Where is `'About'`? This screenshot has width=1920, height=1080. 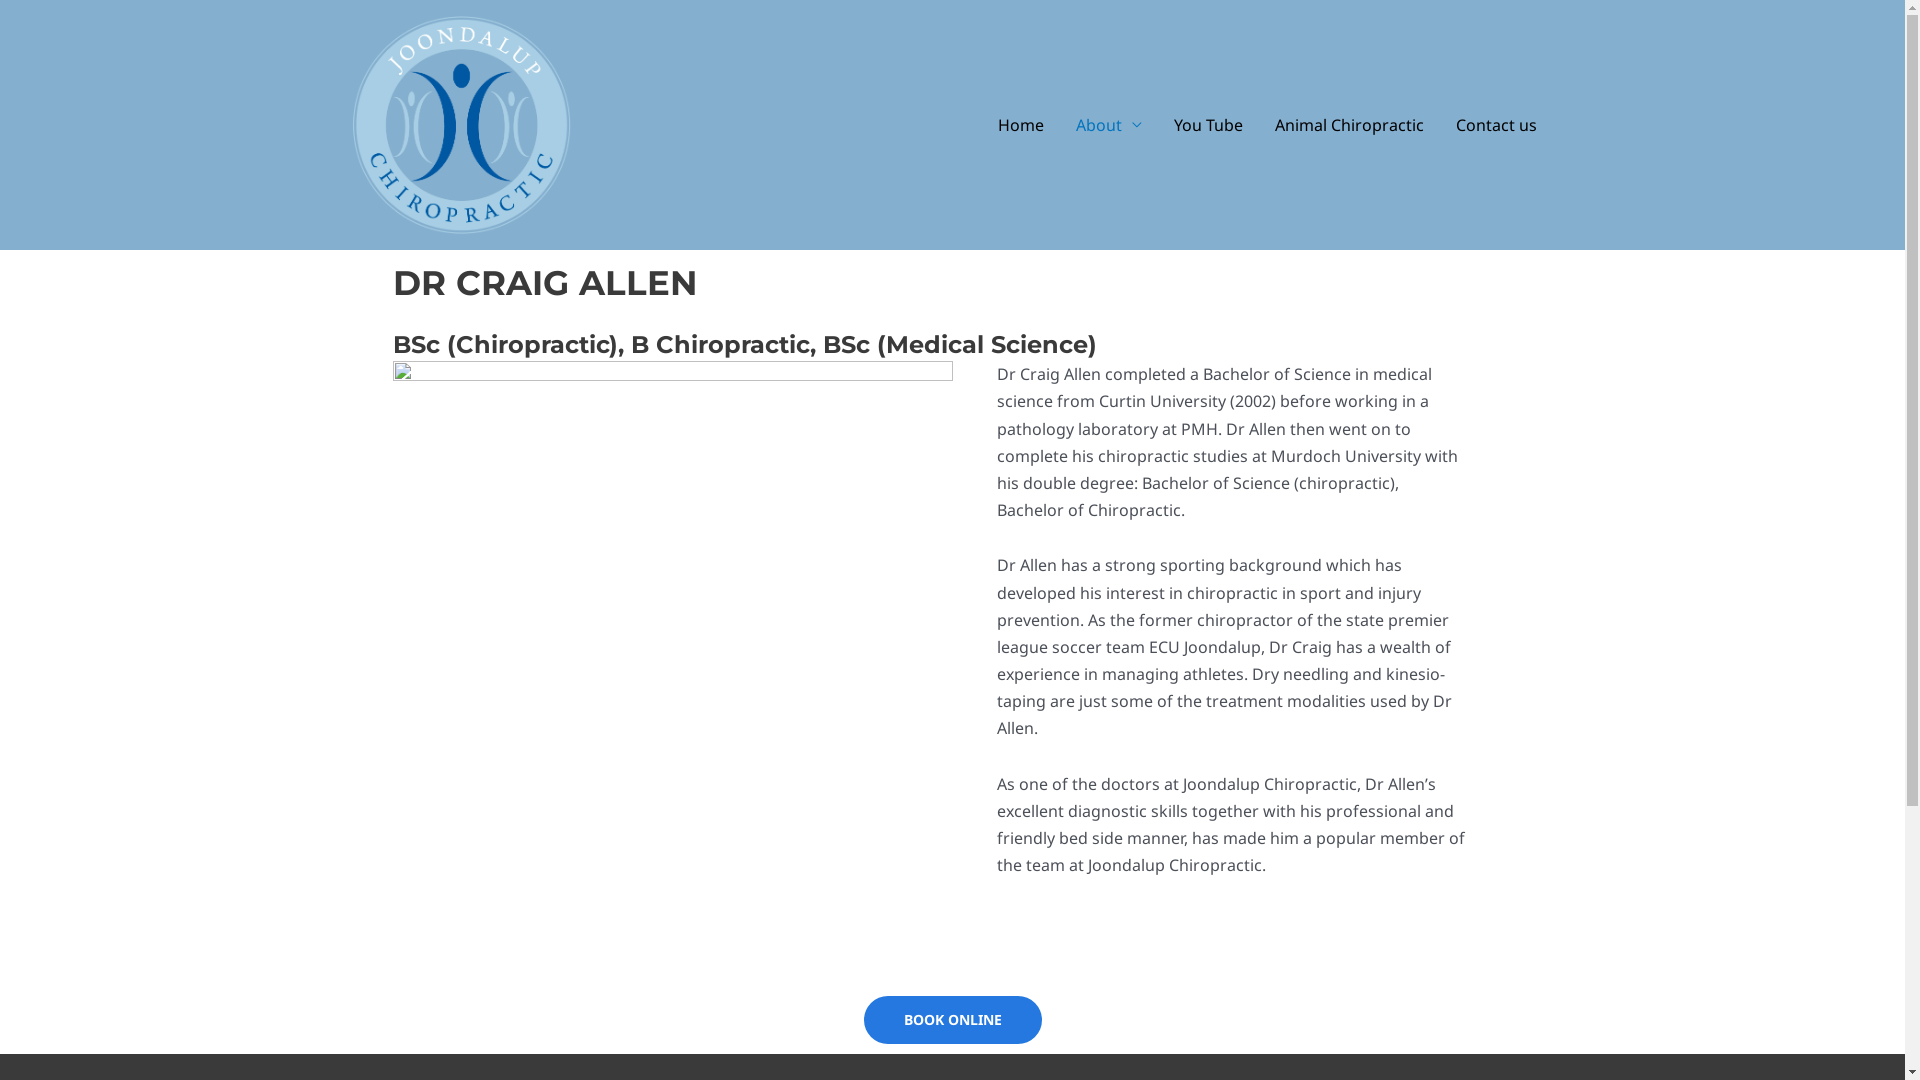
'About' is located at coordinates (1059, 124).